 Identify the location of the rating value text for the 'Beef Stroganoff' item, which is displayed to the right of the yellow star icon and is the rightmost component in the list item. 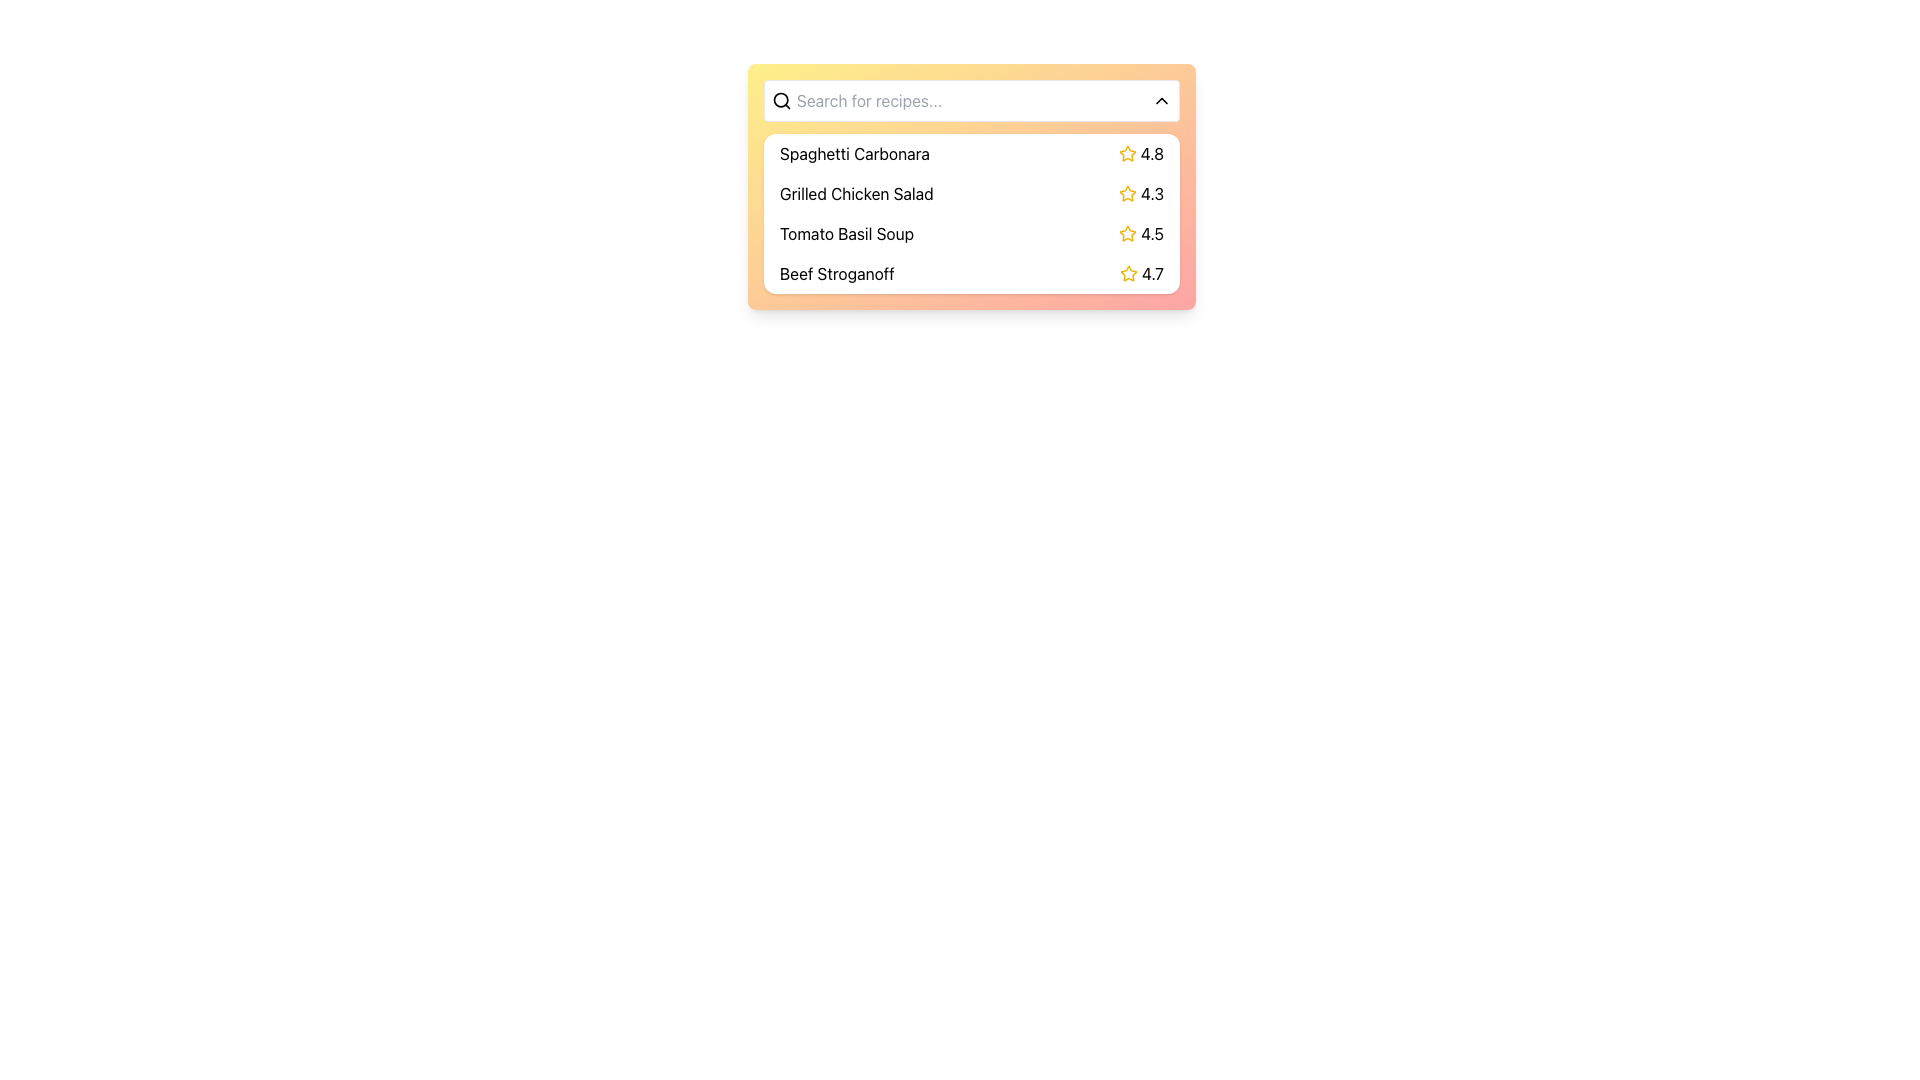
(1152, 273).